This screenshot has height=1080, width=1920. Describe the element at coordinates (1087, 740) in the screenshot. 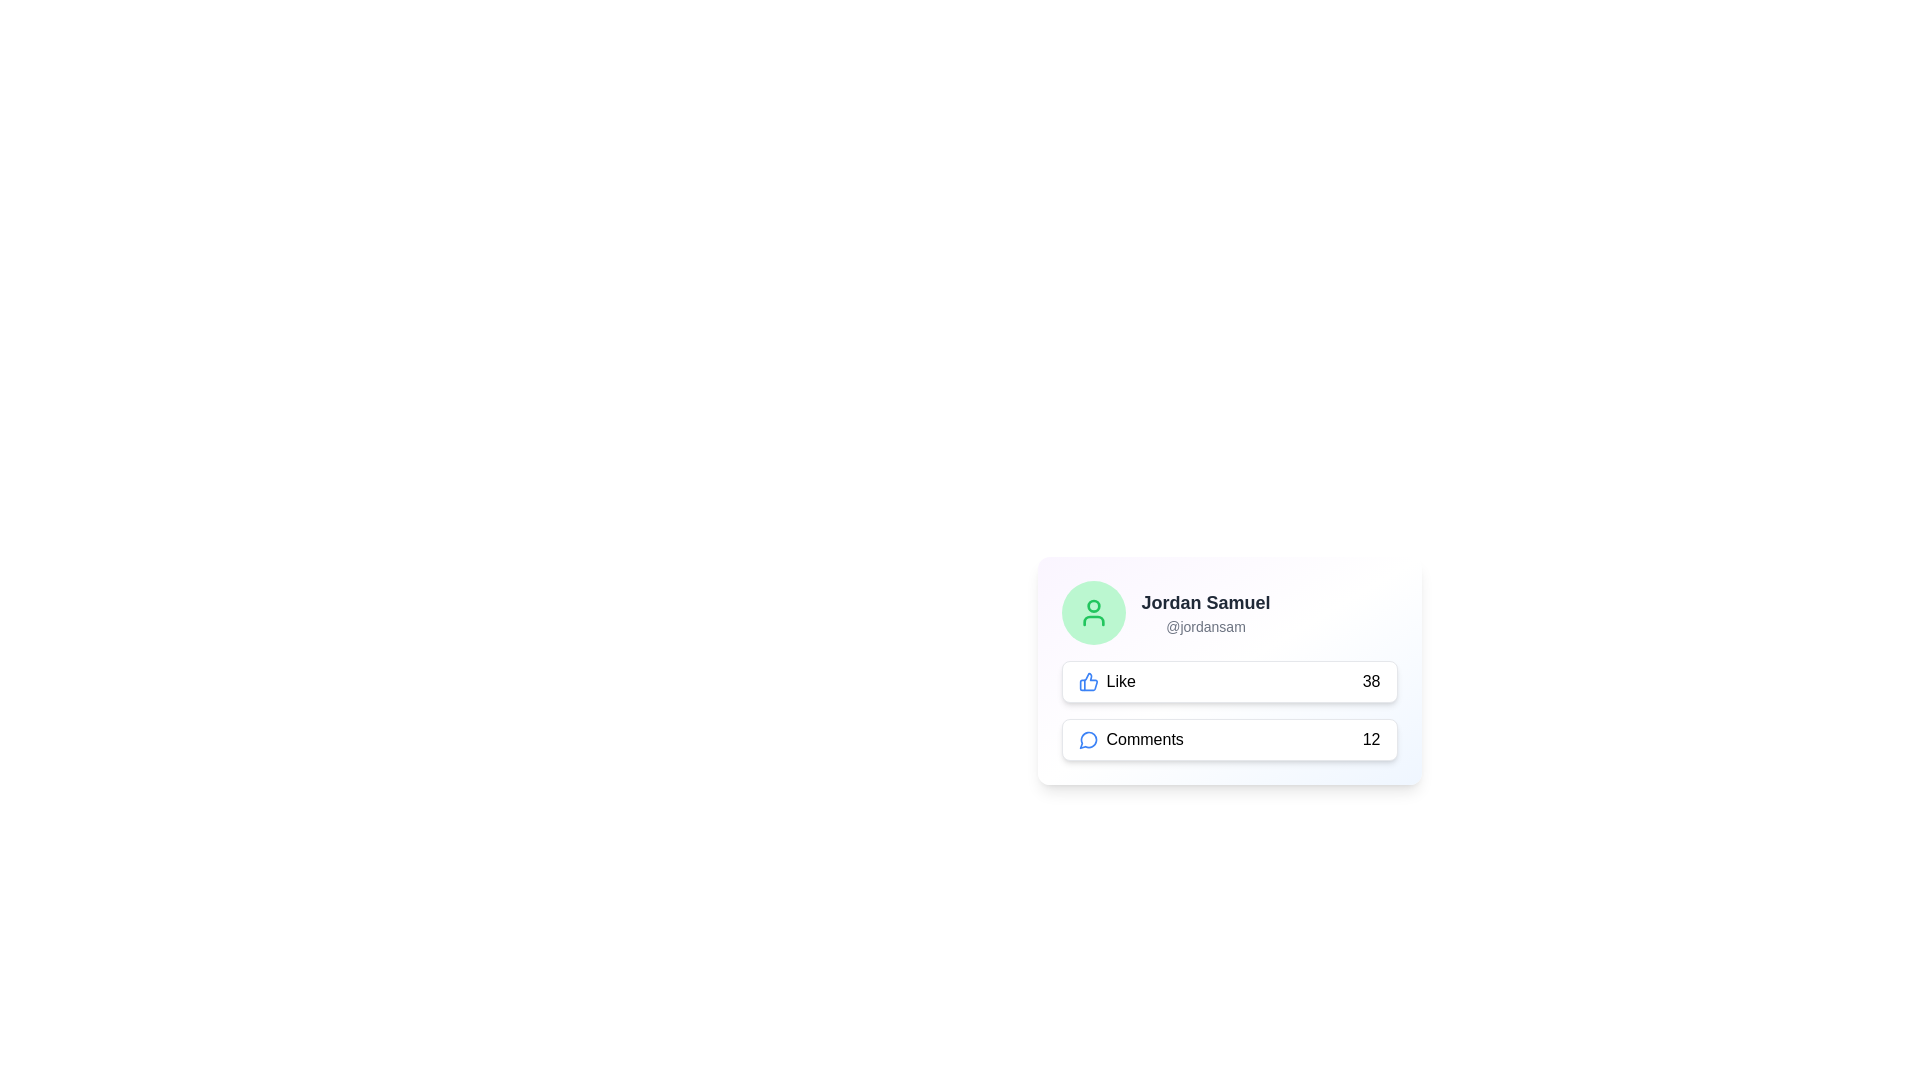

I see `the decorative graphic element within the comment icon SVG, located to the right of the 'Comments' text and above the numeric value (12)` at that location.